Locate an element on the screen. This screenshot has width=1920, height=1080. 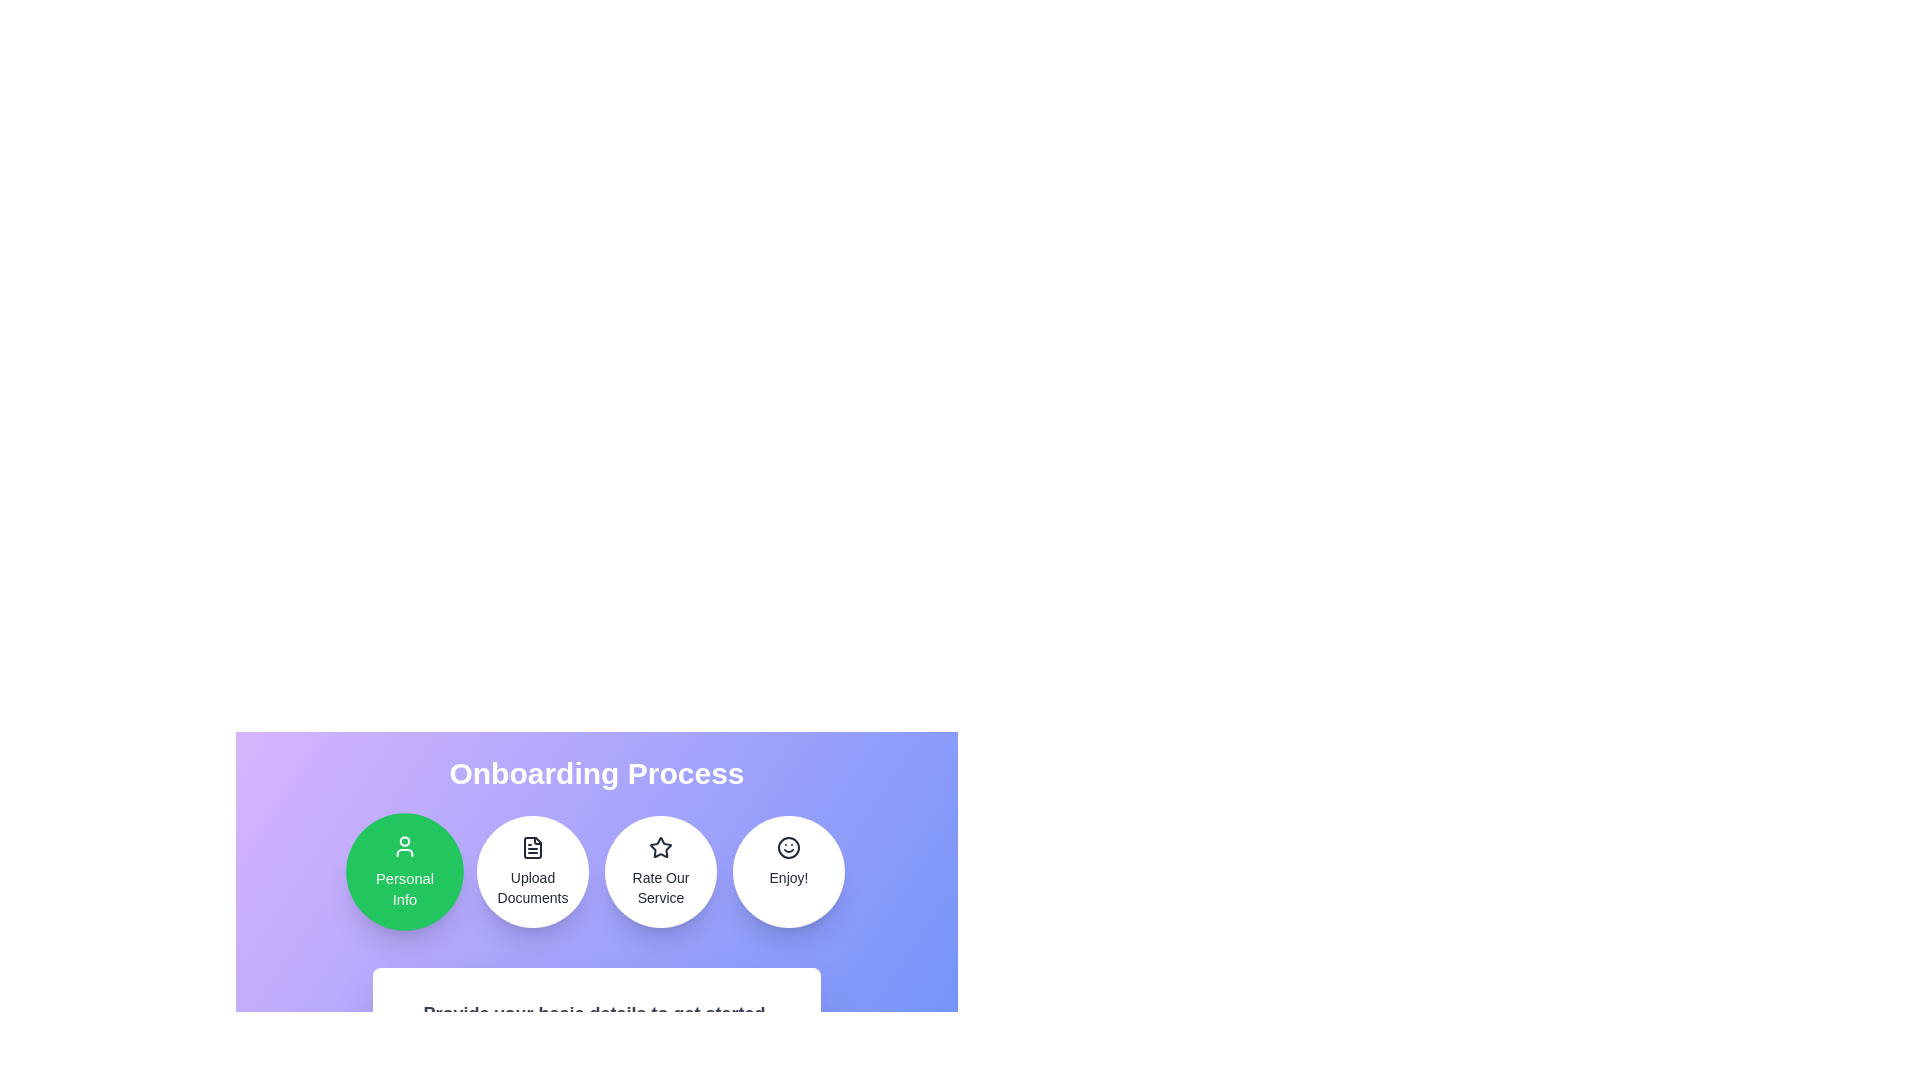
the onboarding step Upload Documents by clicking on its corresponding icon is located at coordinates (532, 870).